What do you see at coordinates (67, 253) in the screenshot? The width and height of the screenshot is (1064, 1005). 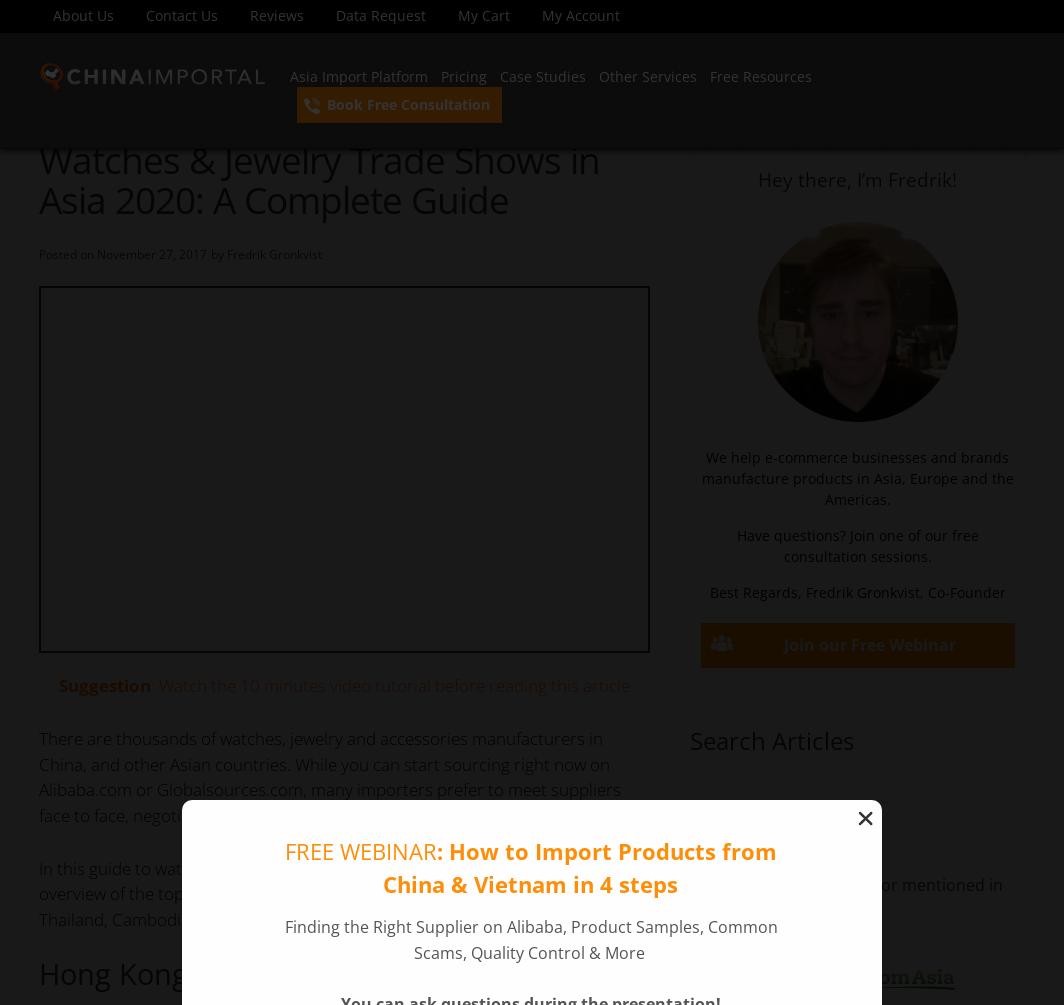 I see `'Posted on'` at bounding box center [67, 253].